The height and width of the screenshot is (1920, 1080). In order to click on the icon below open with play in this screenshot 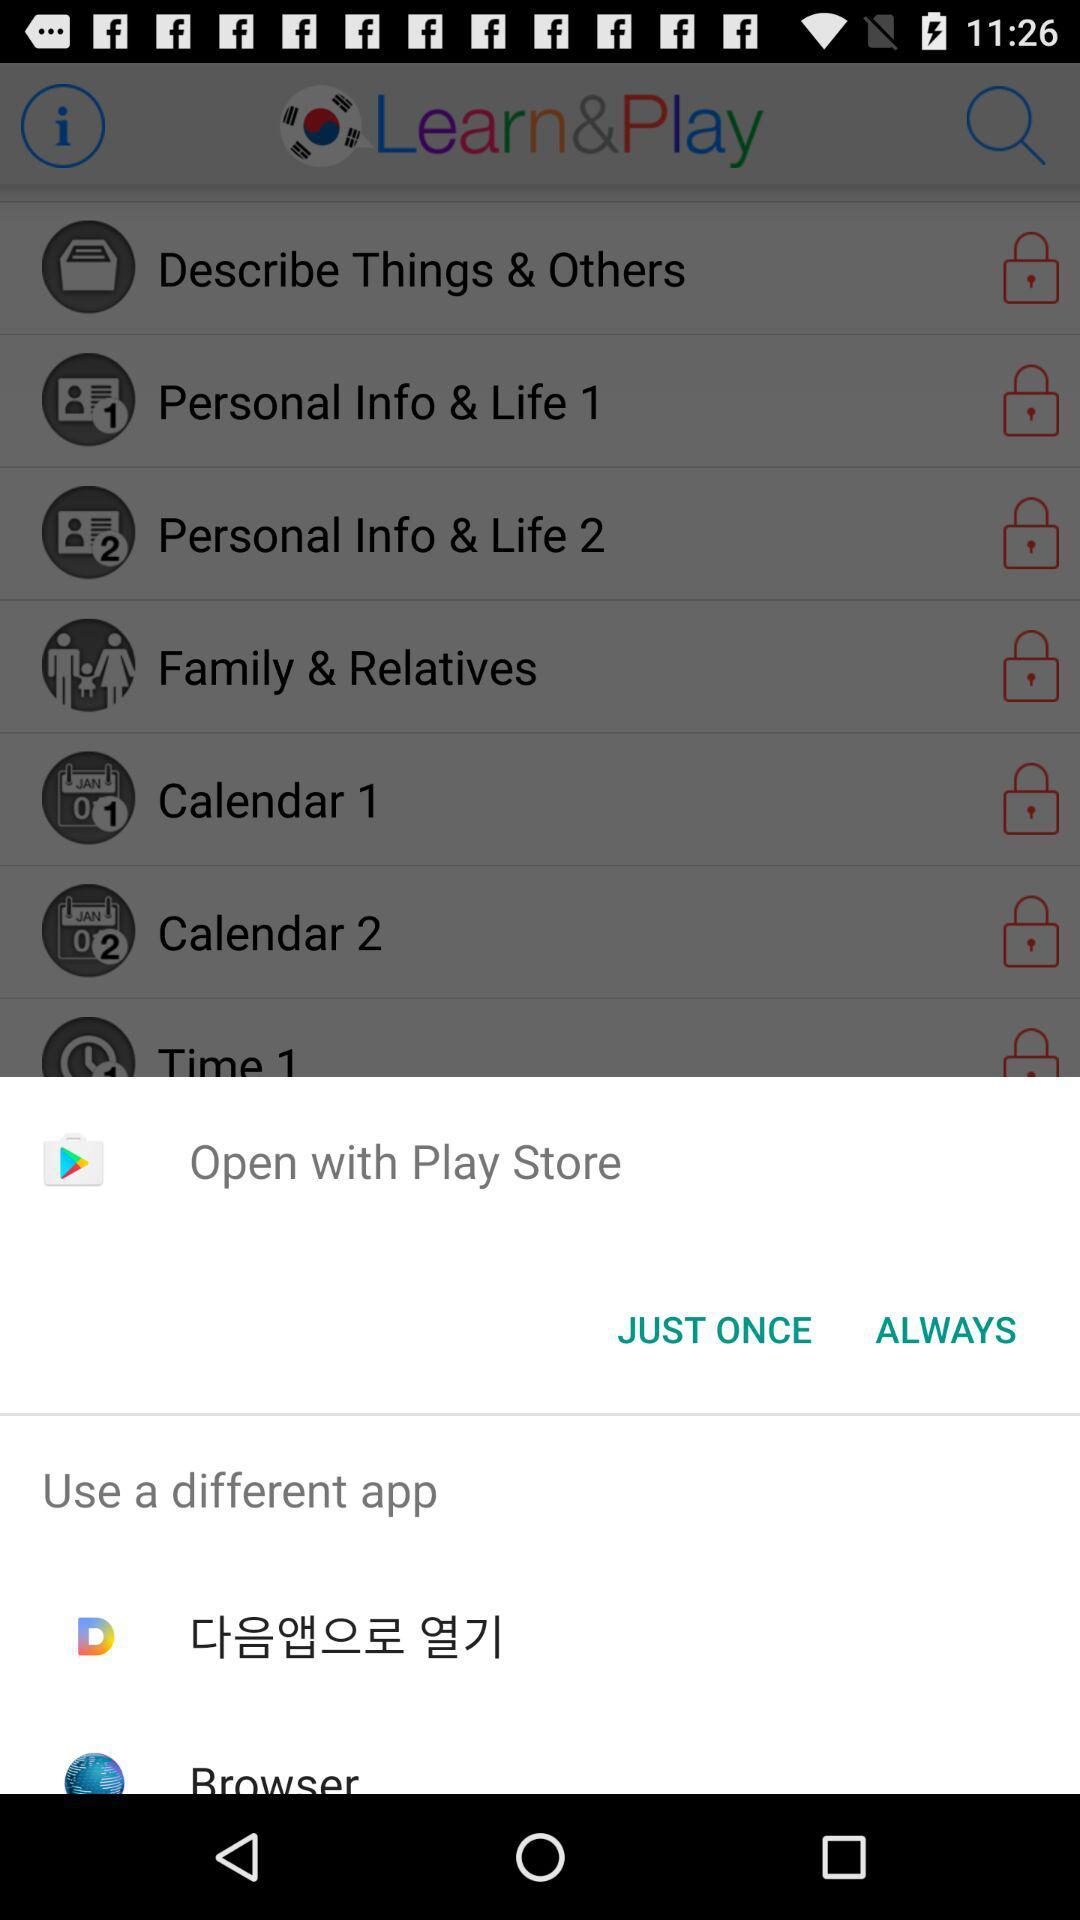, I will do `click(945, 1329)`.